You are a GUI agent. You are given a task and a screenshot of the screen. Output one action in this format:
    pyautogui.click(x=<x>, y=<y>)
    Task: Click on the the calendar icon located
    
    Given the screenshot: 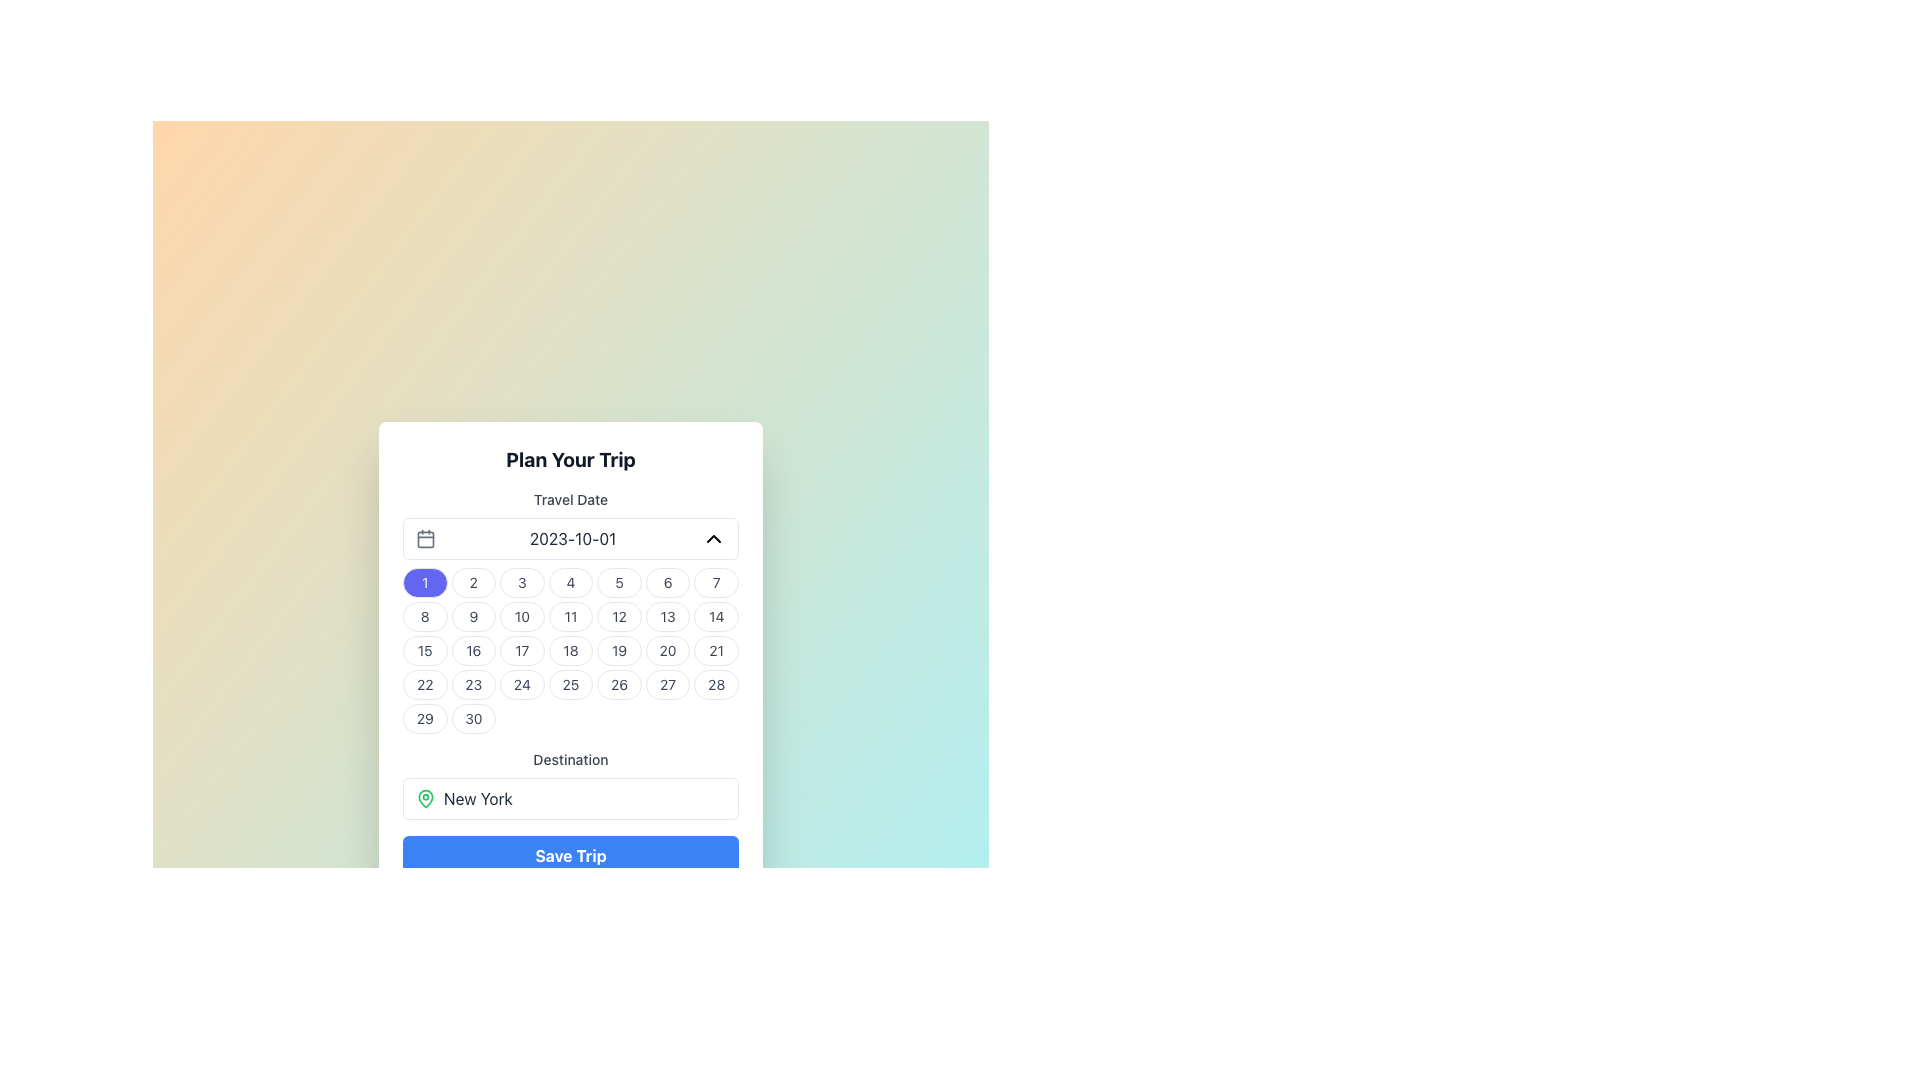 What is the action you would take?
    pyautogui.click(x=425, y=538)
    